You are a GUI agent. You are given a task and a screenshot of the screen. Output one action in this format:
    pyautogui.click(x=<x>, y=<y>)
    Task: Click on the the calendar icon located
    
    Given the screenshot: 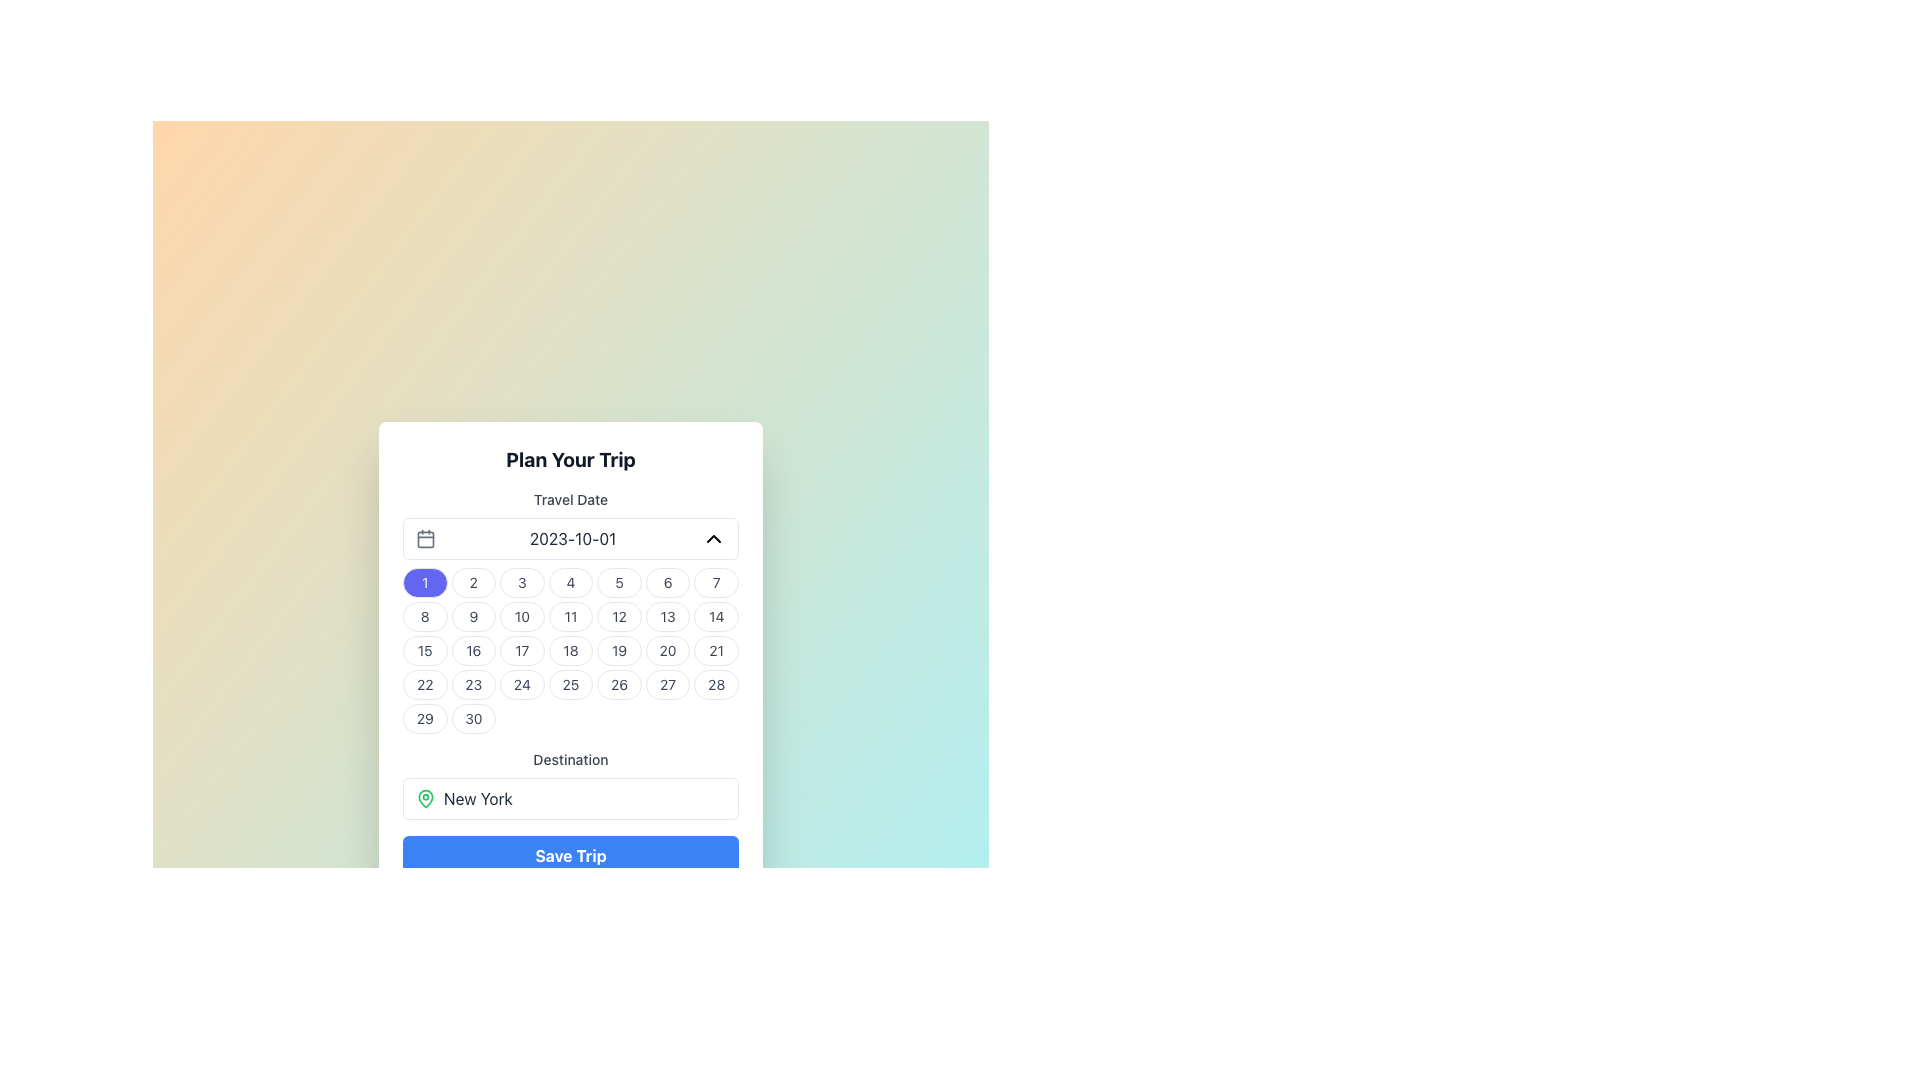 What is the action you would take?
    pyautogui.click(x=425, y=538)
    